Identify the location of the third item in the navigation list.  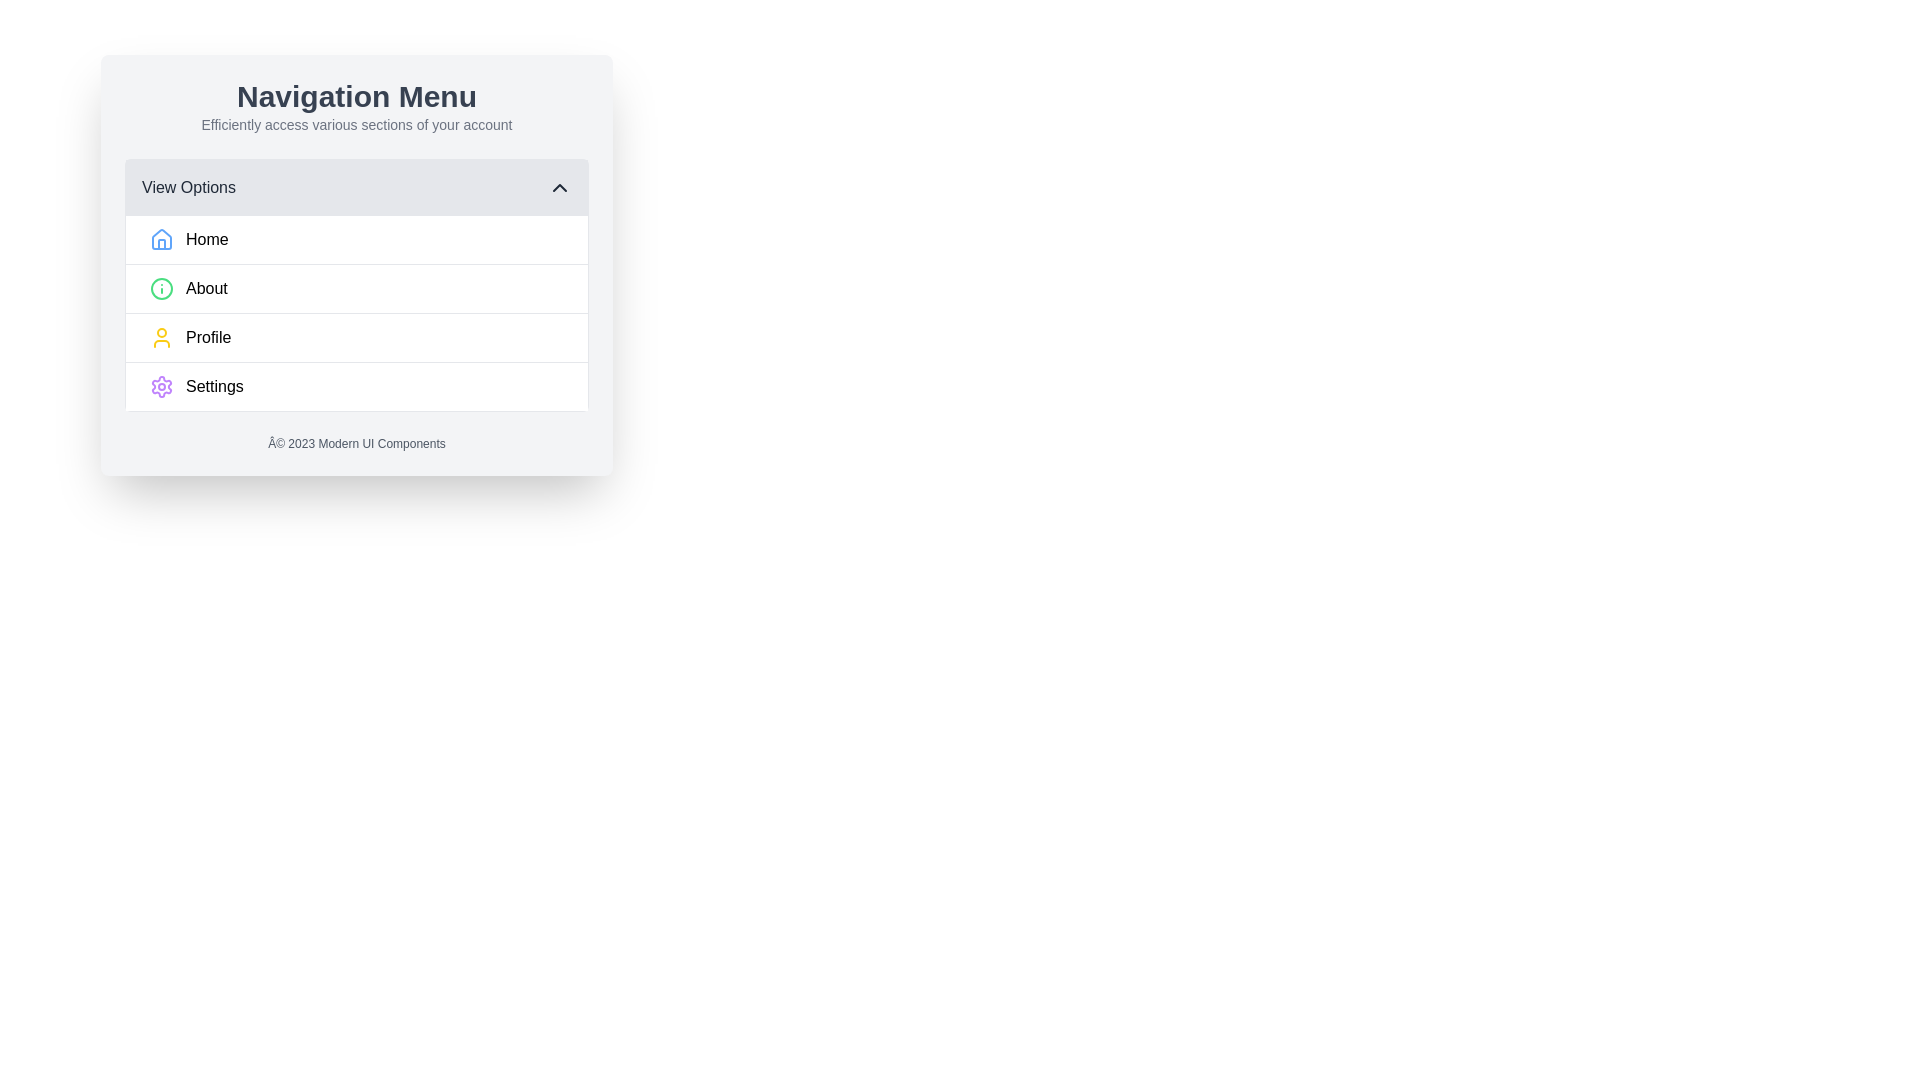
(356, 335).